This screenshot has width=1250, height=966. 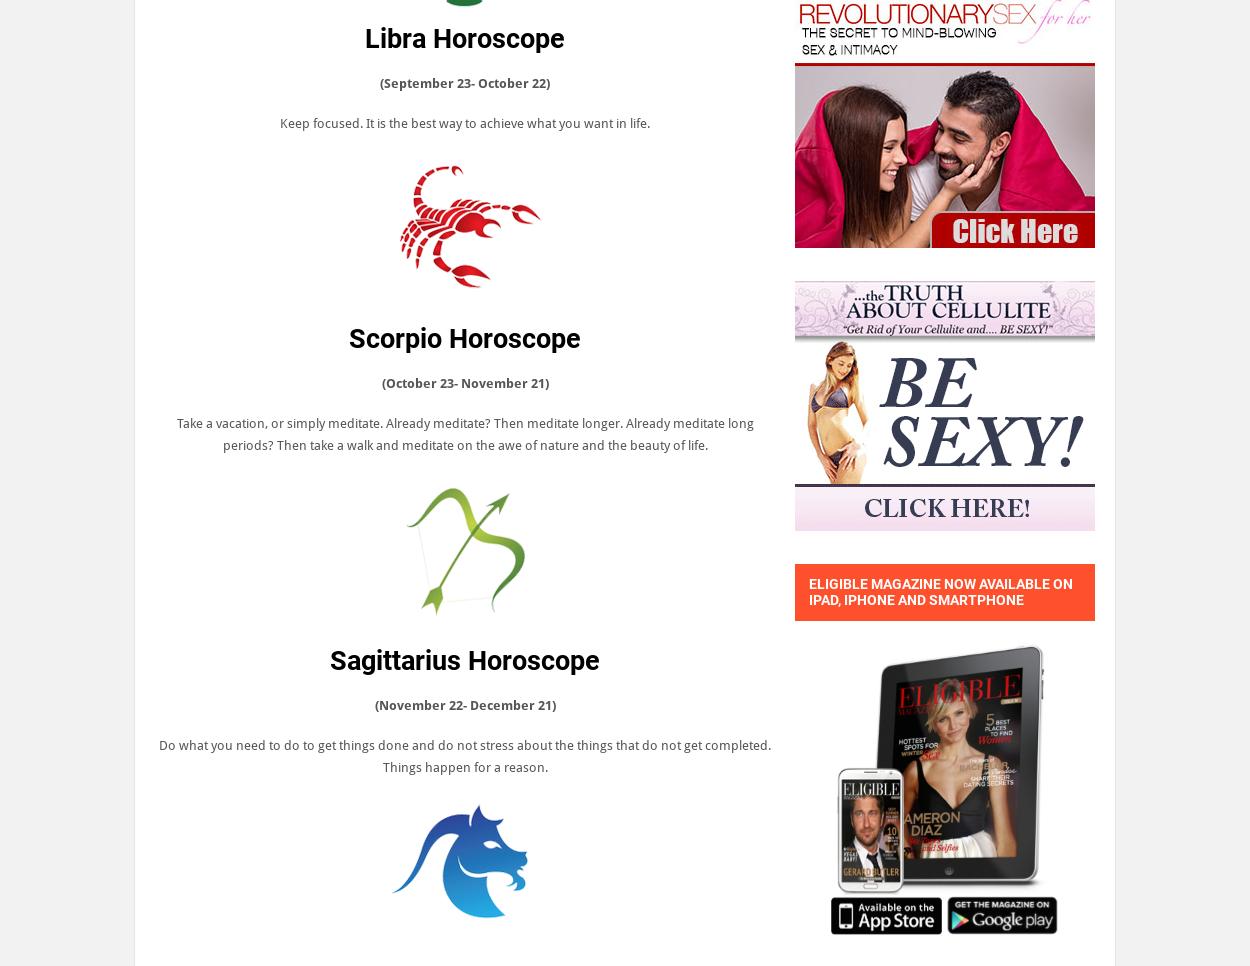 What do you see at coordinates (464, 123) in the screenshot?
I see `'Keep focused. It is the best way to achieve what you want in life.'` at bounding box center [464, 123].